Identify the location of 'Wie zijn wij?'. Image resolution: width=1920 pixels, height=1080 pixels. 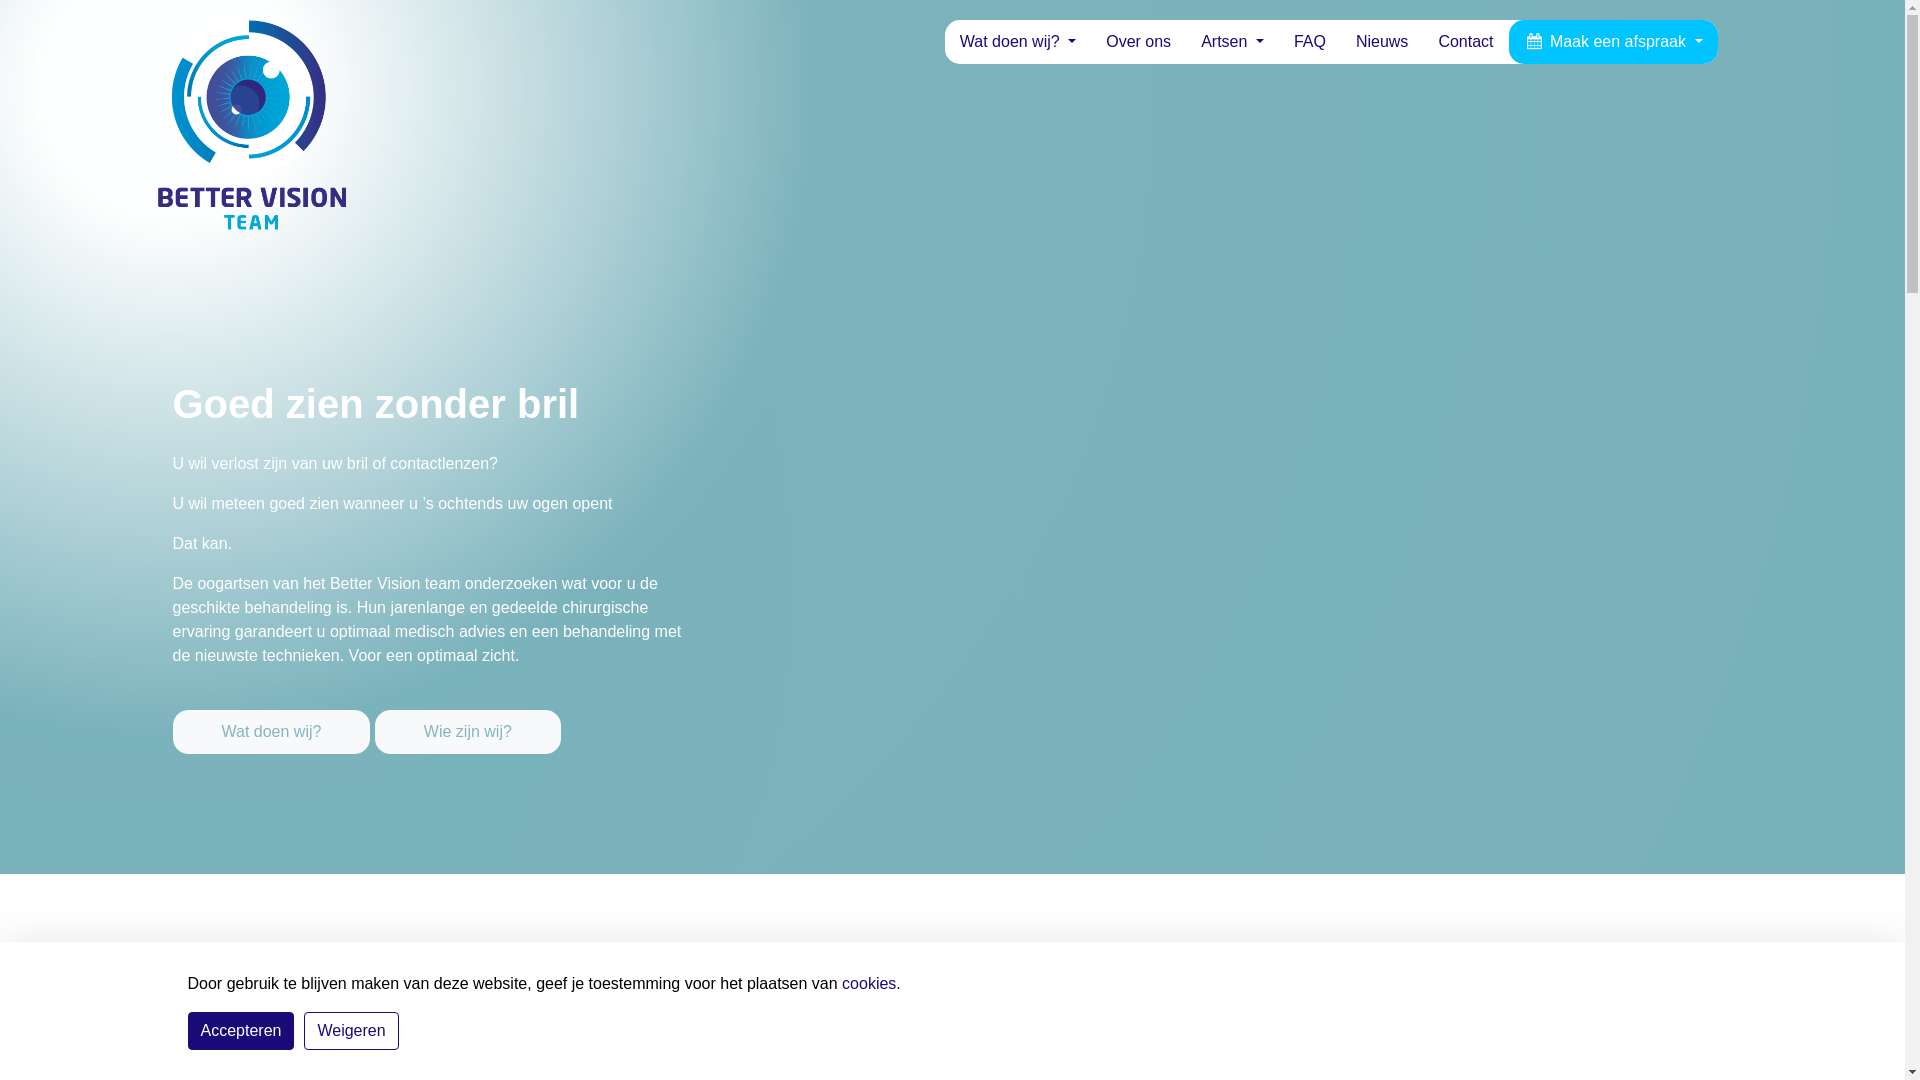
(466, 716).